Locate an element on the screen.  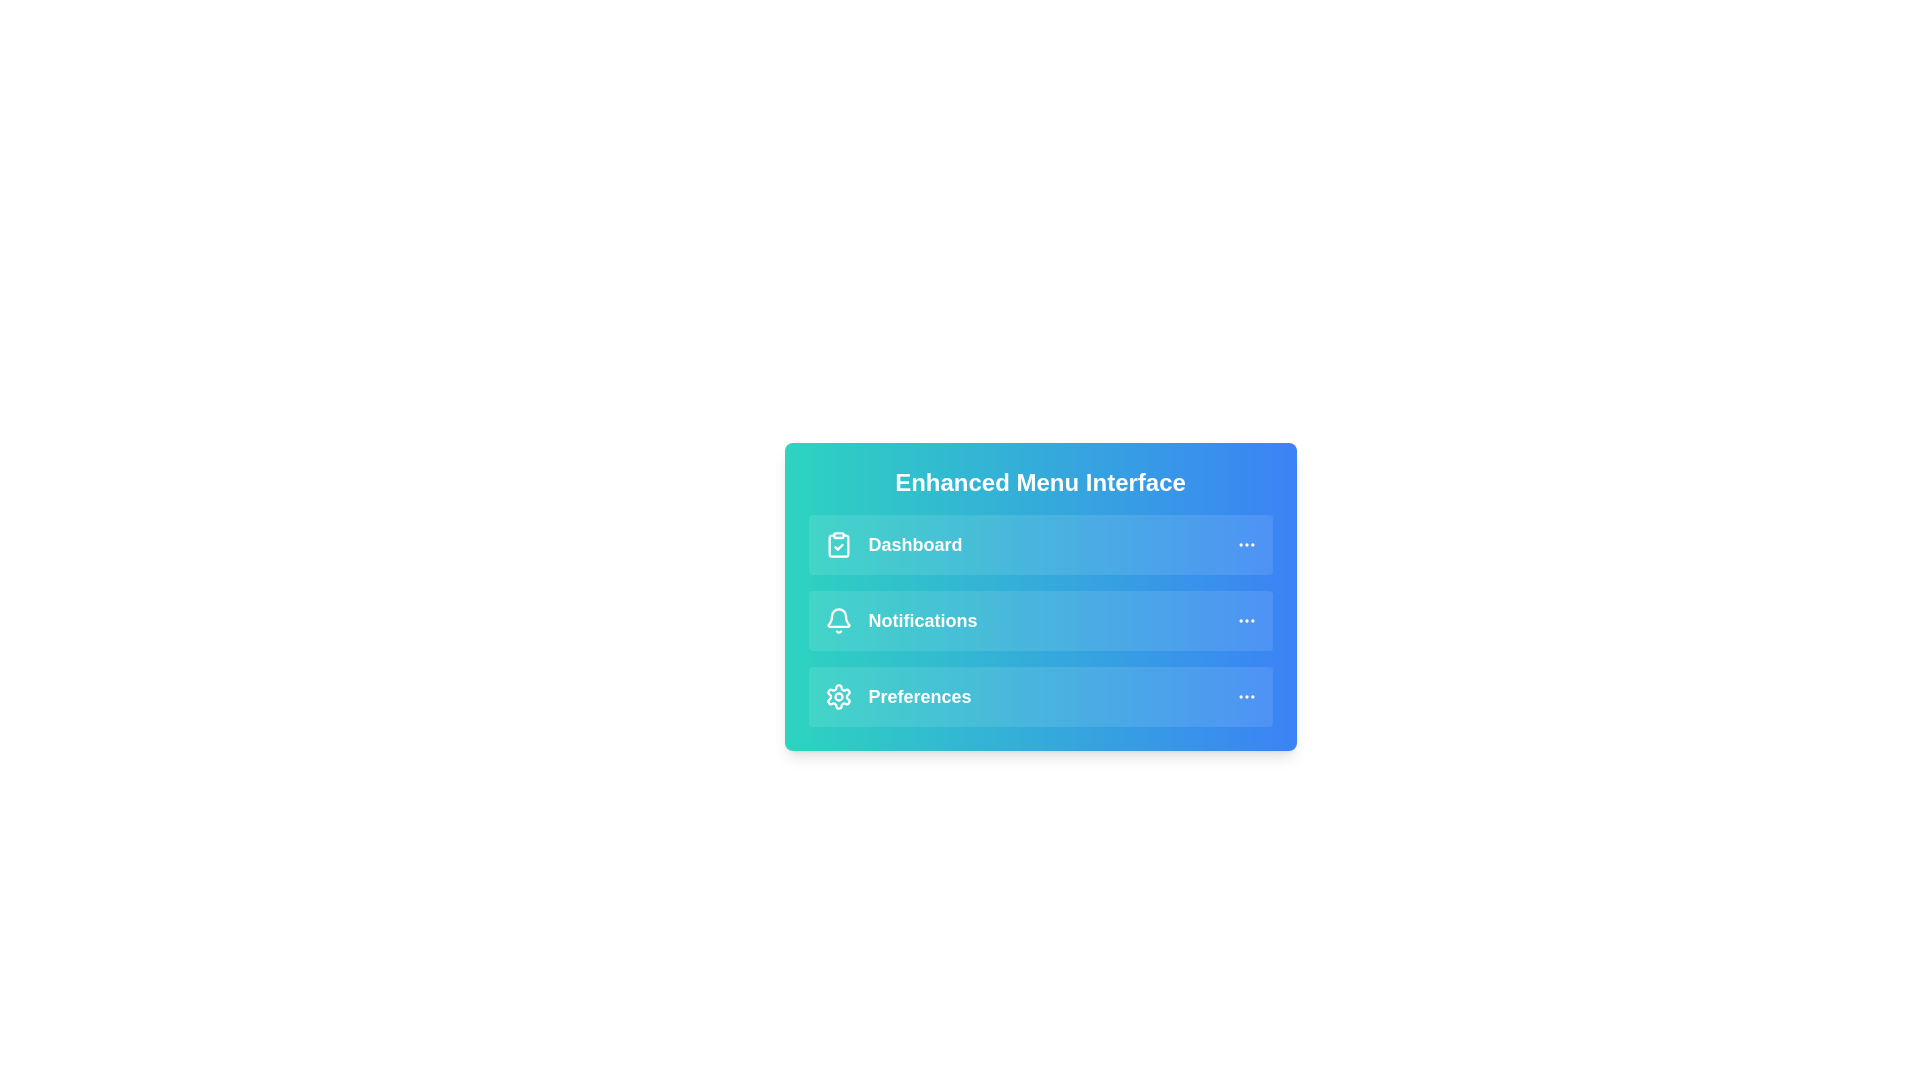
the 'Dashboard' menu item located at the top of the menu, positioned between 'Enhanced Menu Interface' and 'Notifications' is located at coordinates (1040, 544).